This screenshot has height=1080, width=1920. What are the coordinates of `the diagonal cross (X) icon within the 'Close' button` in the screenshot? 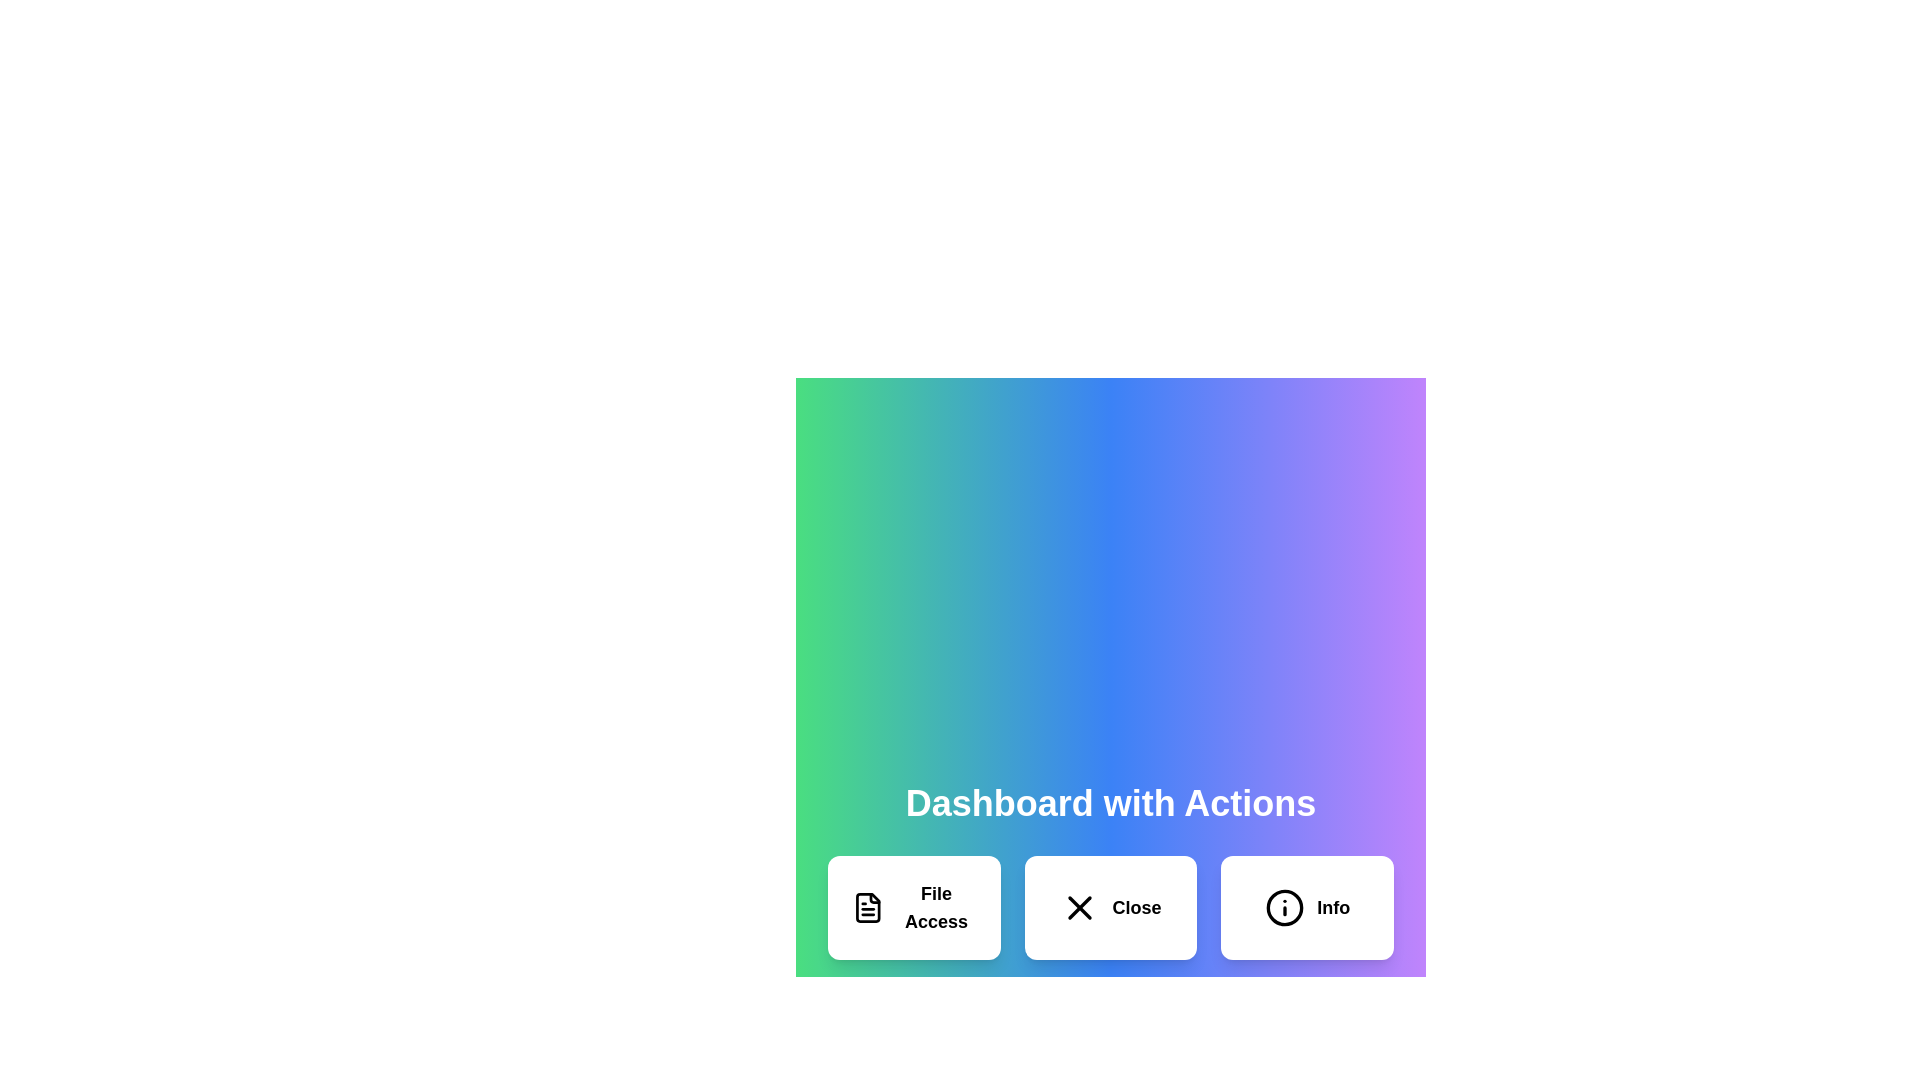 It's located at (1079, 907).